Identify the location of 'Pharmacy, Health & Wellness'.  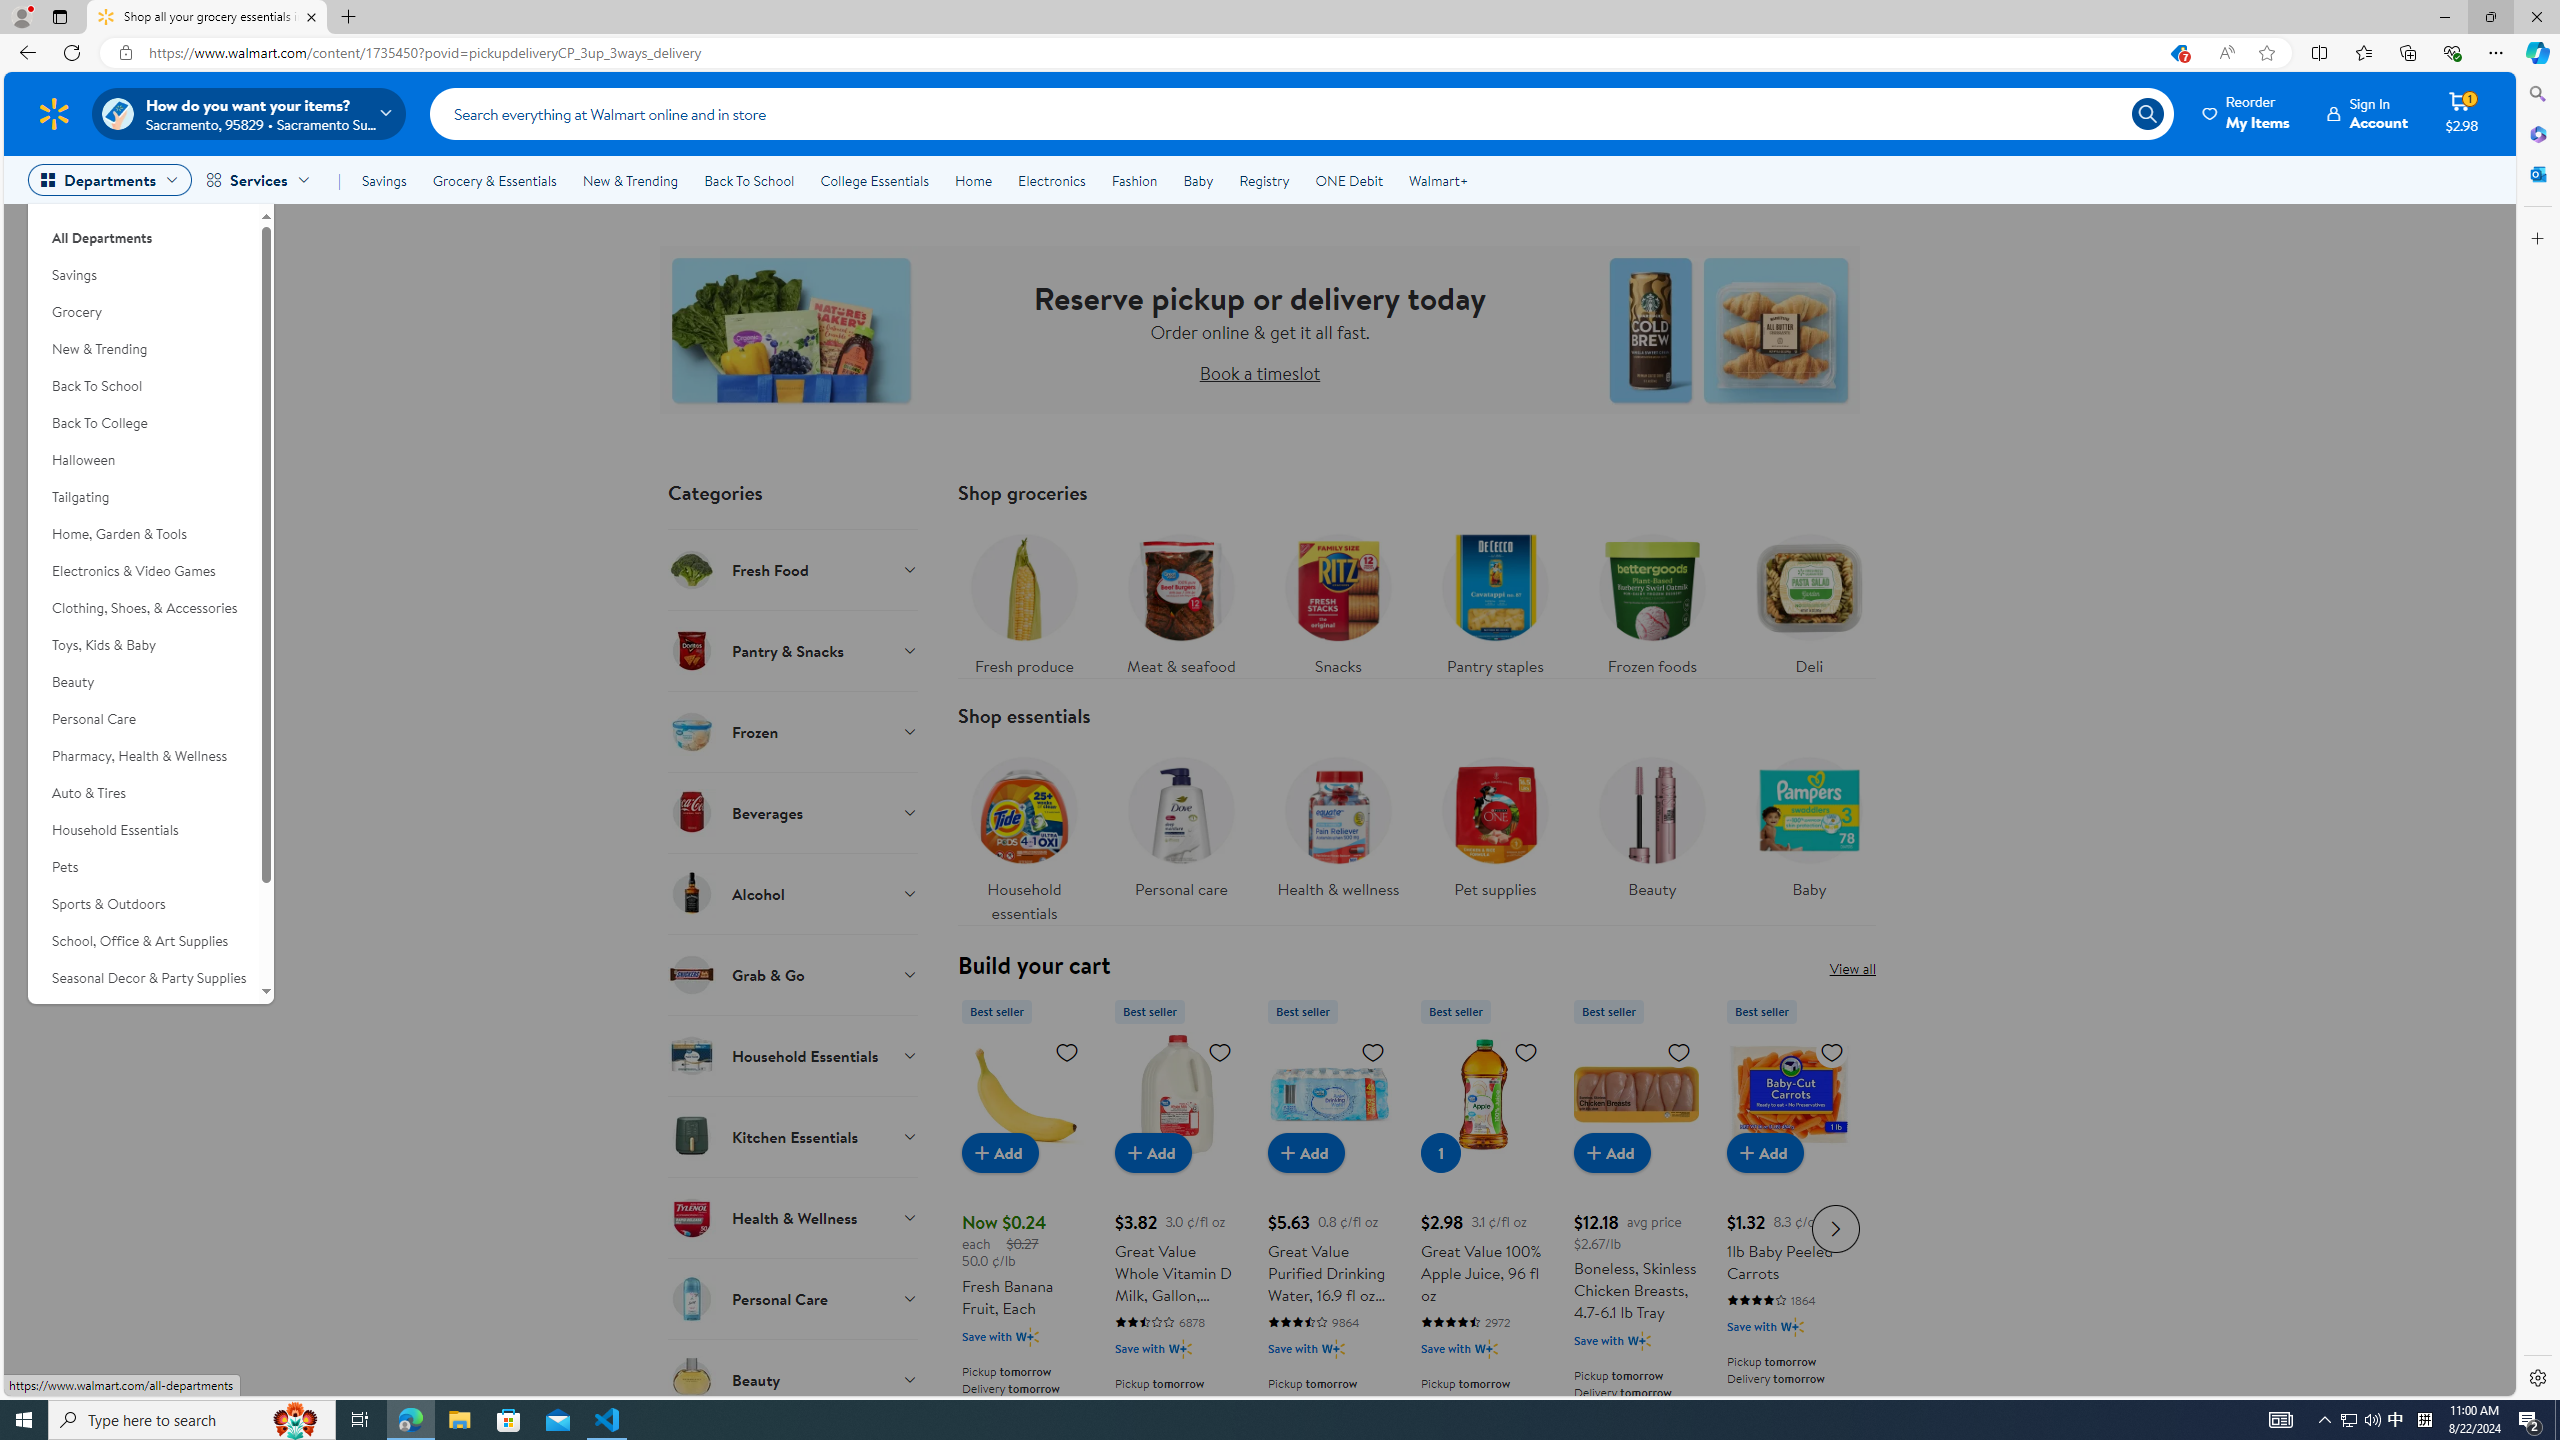
(142, 755).